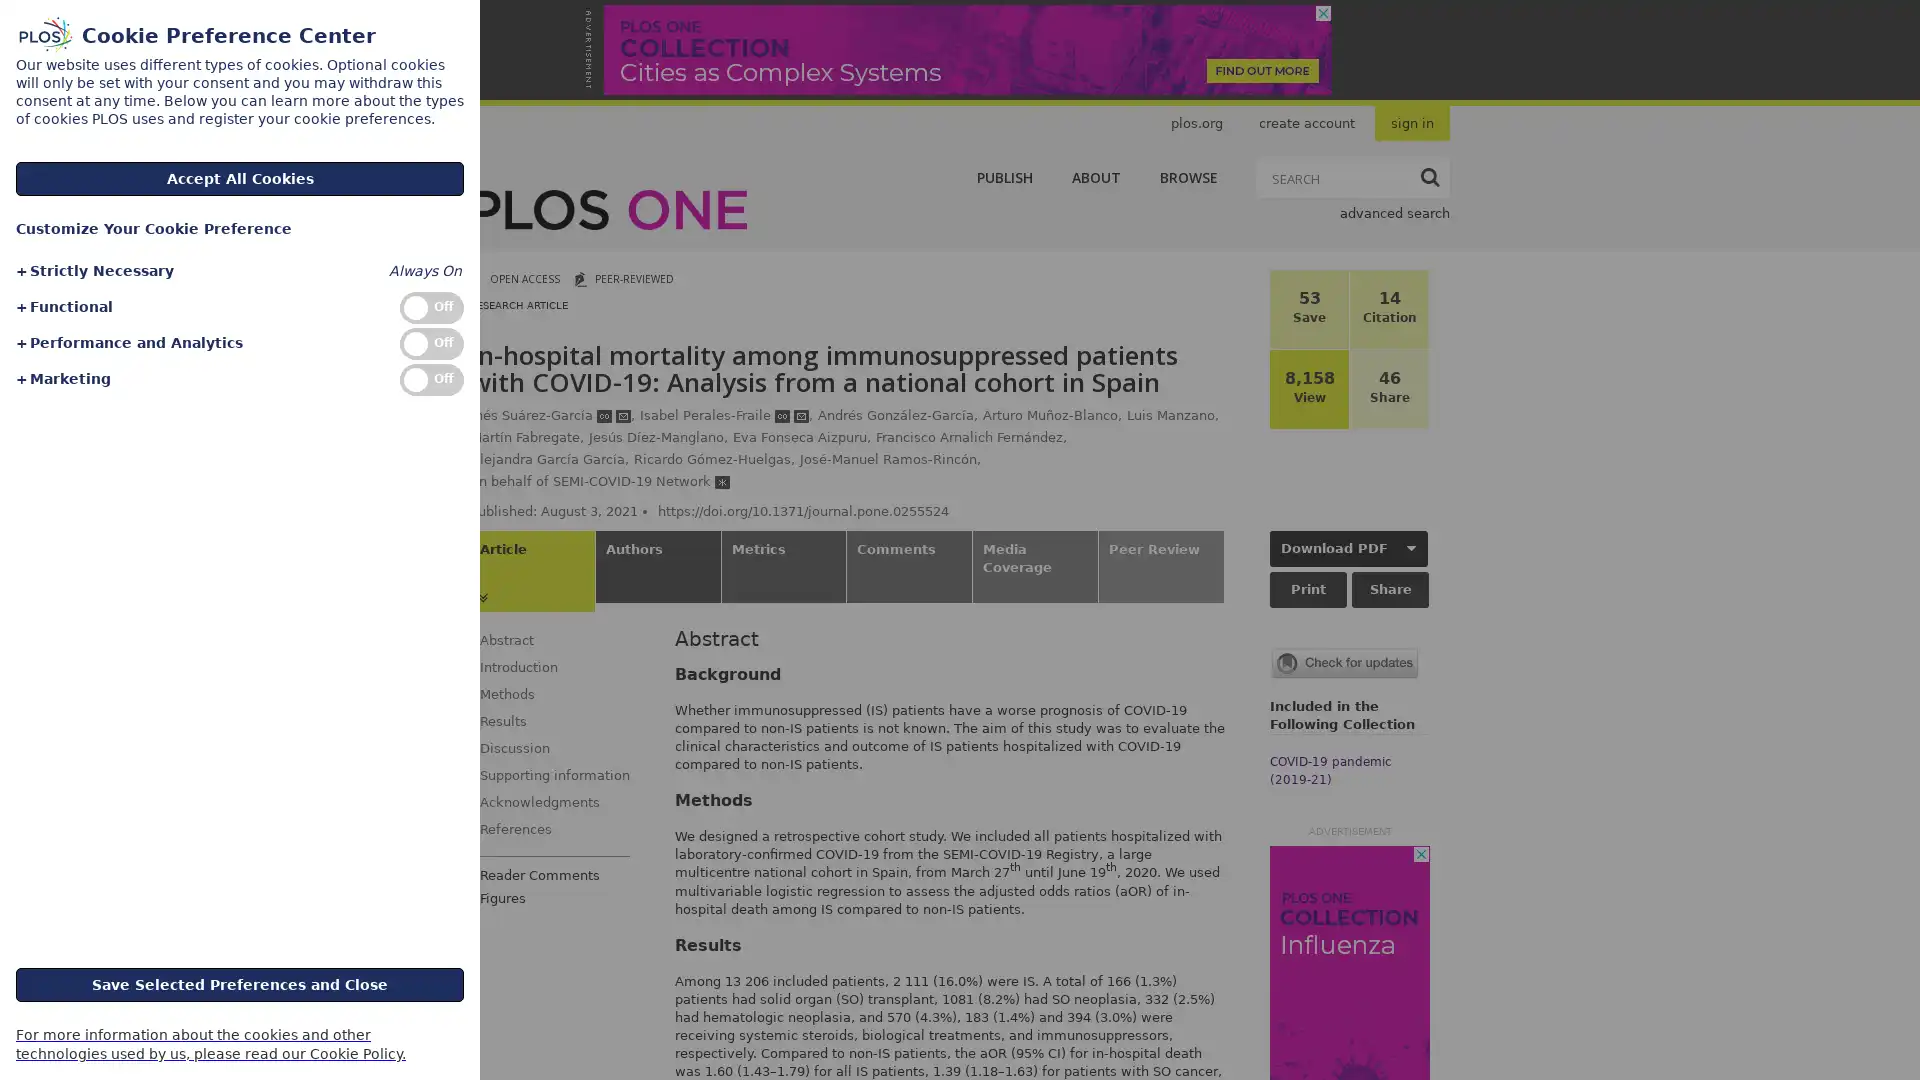 Image resolution: width=1920 pixels, height=1080 pixels. What do you see at coordinates (62, 379) in the screenshot?
I see `Toggle explanation of Marketing Cookies.` at bounding box center [62, 379].